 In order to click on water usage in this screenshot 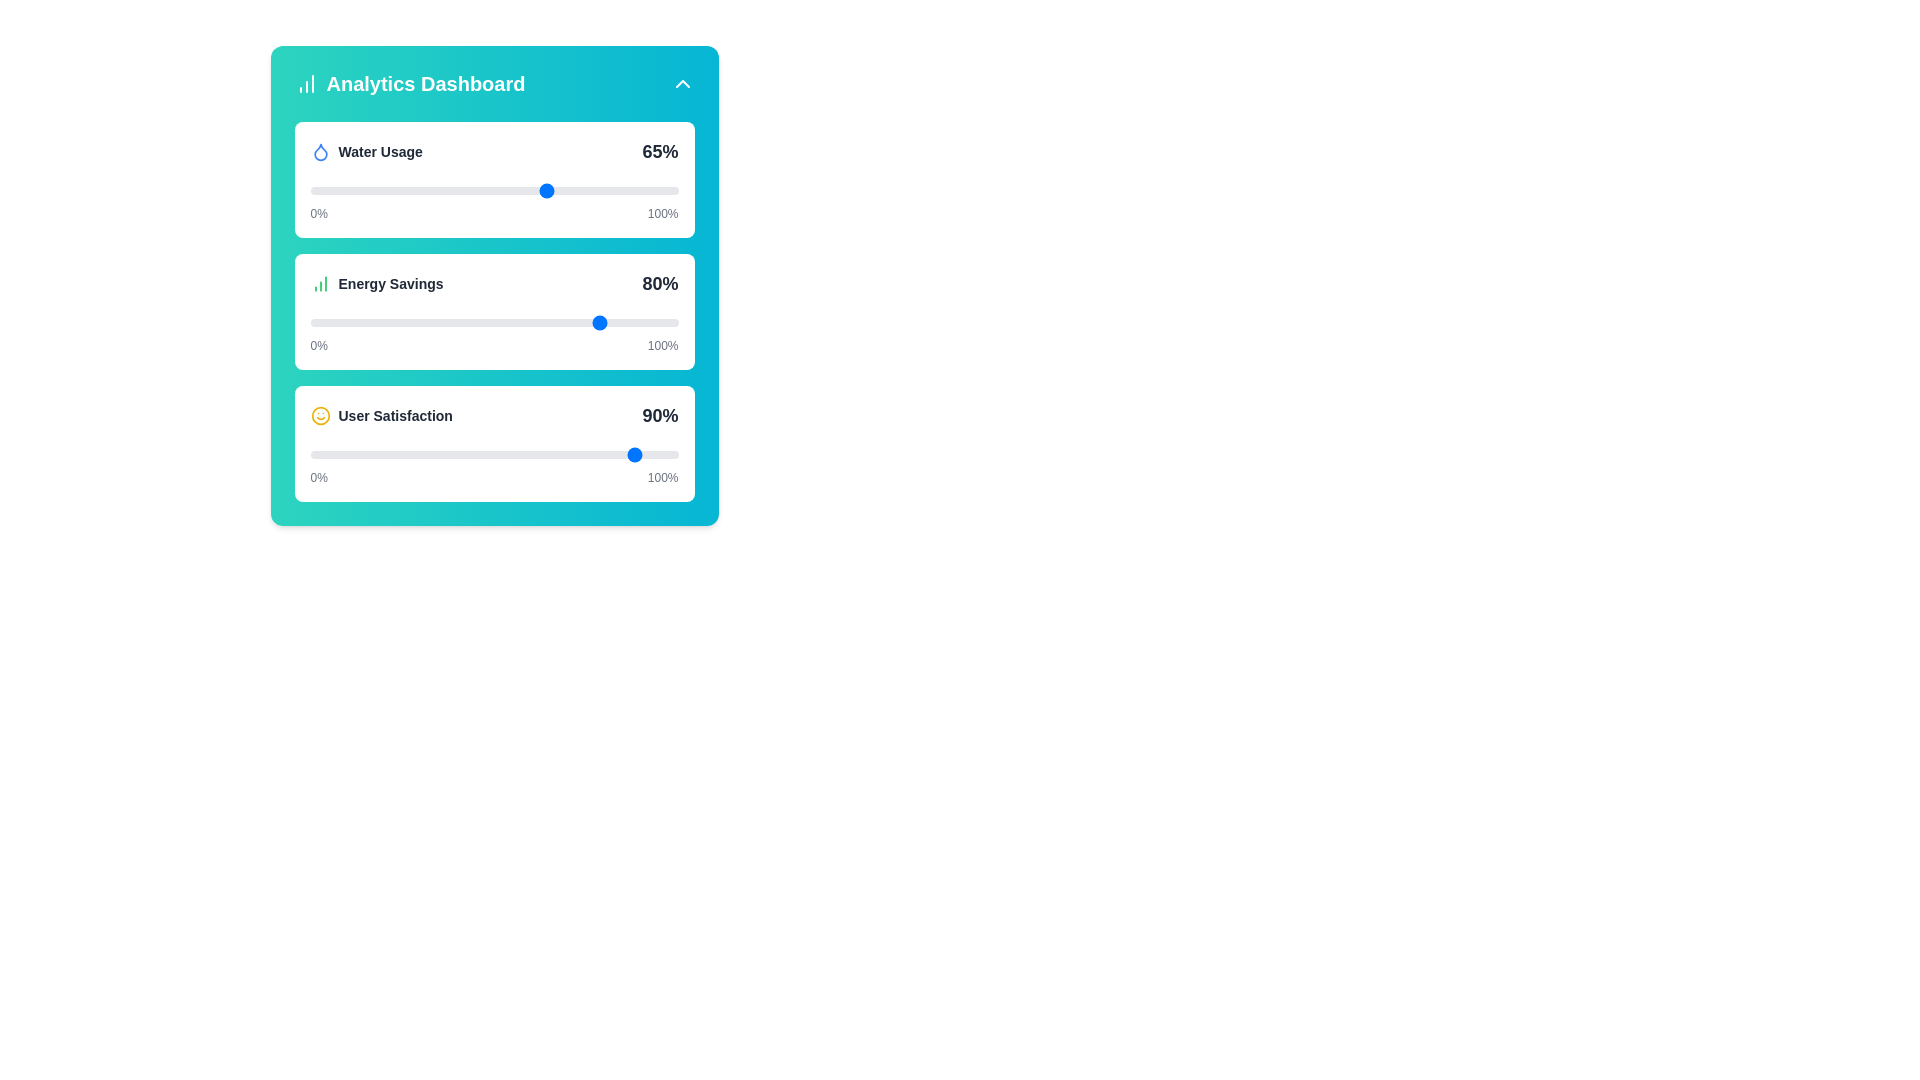, I will do `click(464, 191)`.